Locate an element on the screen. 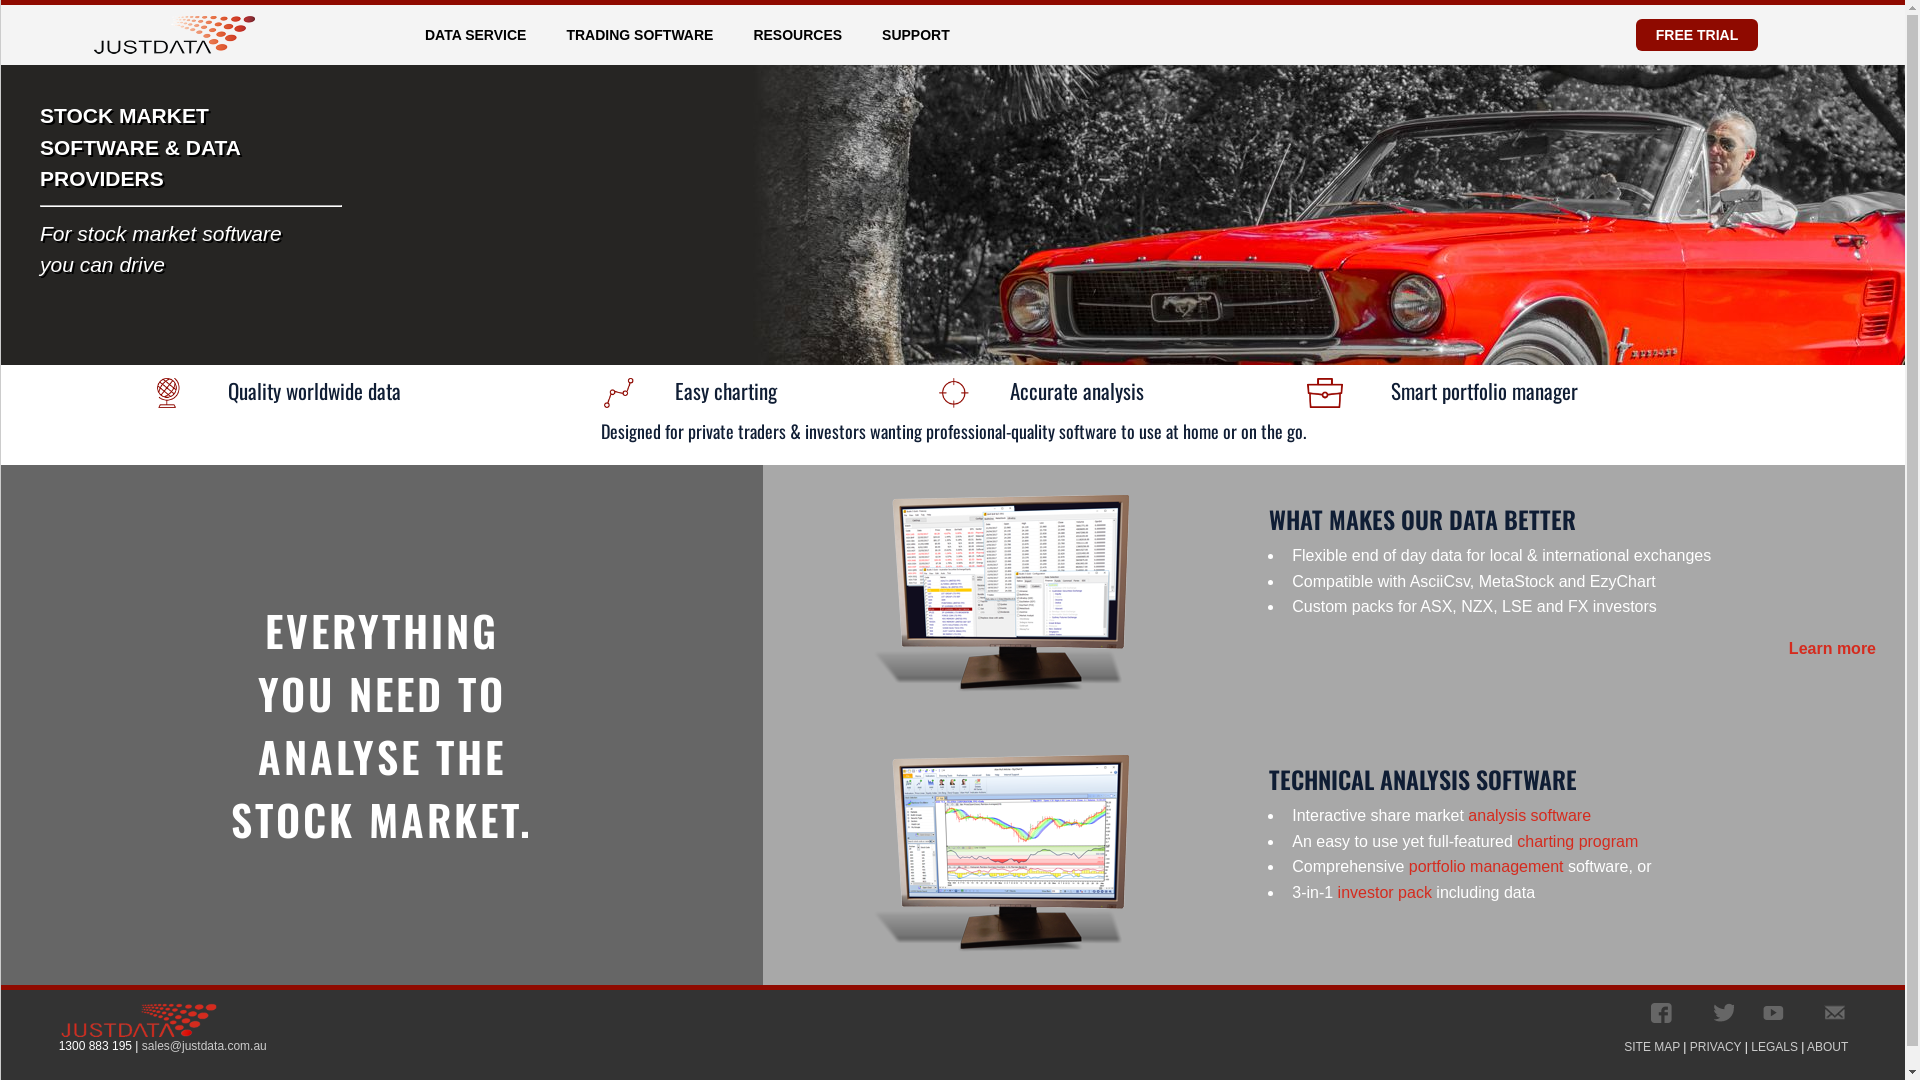 The image size is (1920, 1080). 'charting program' is located at coordinates (1576, 841).